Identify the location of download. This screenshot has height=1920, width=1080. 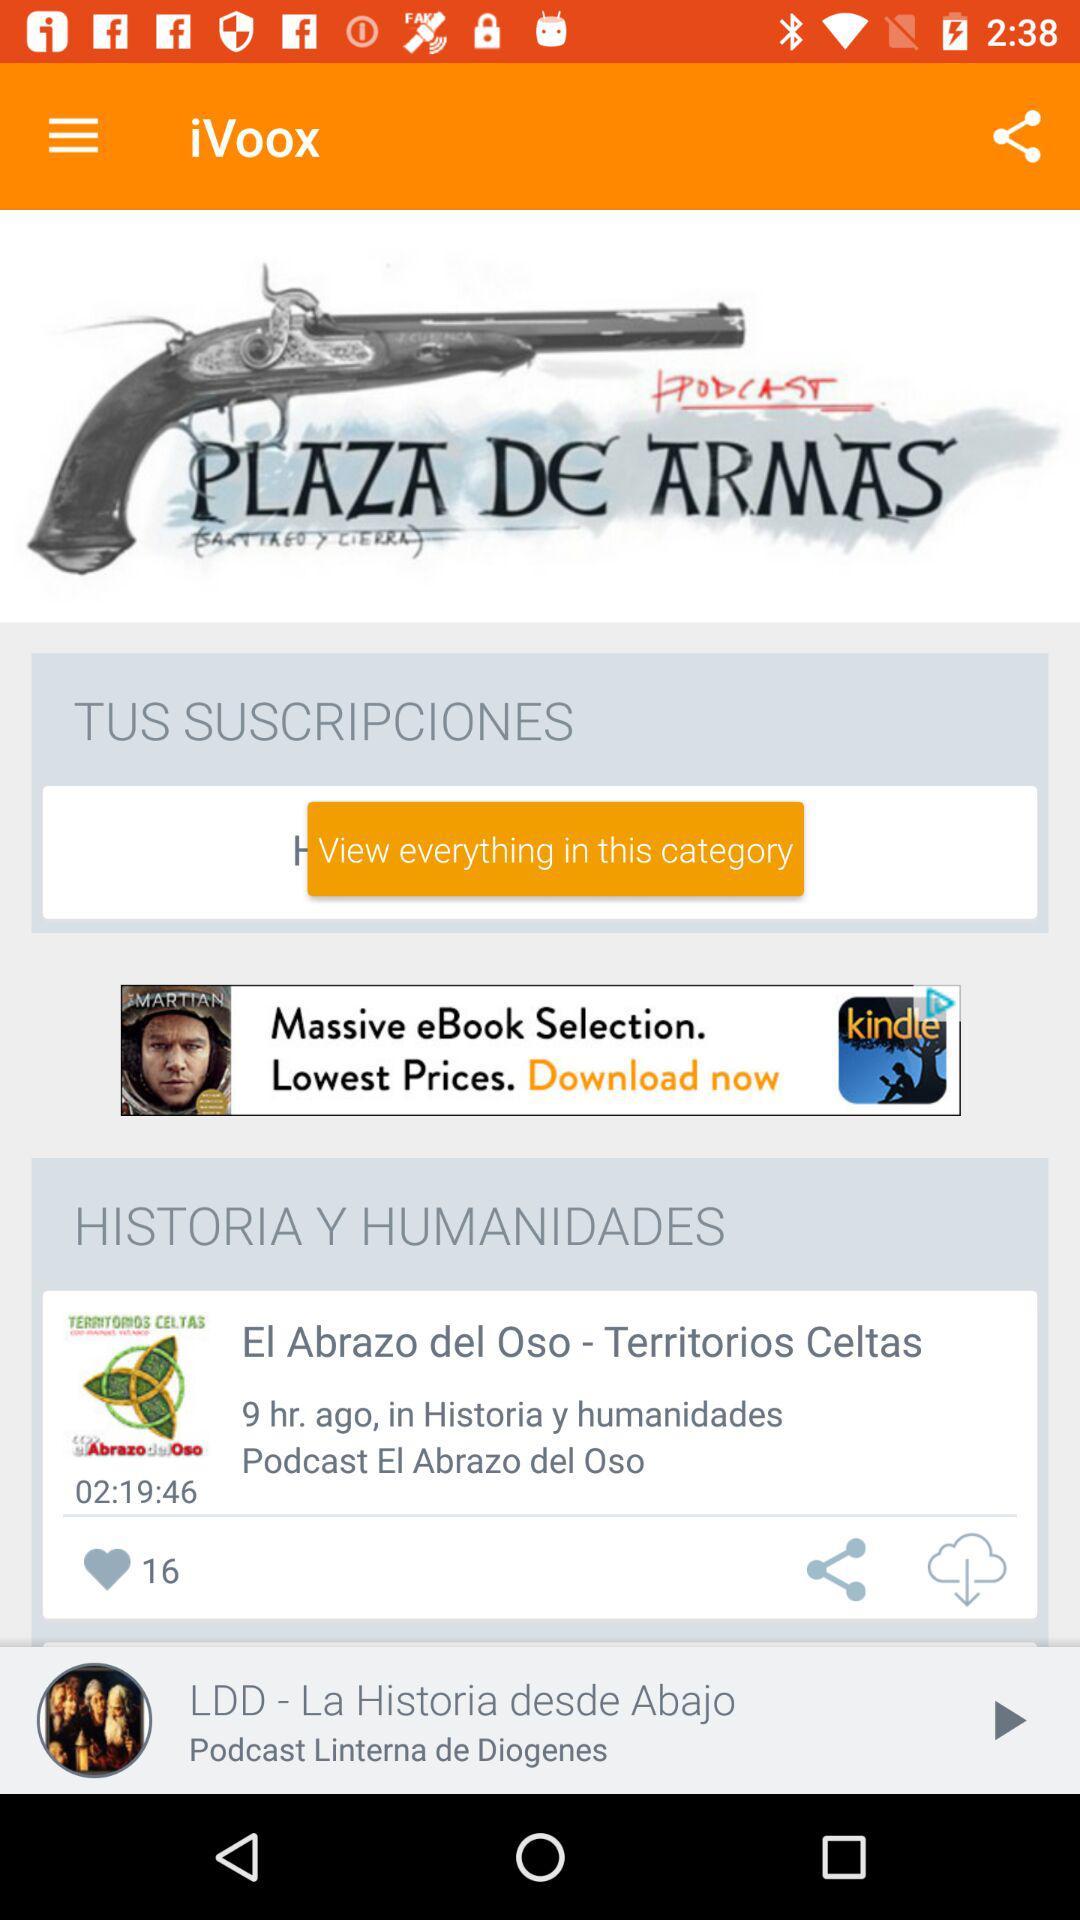
(540, 1049).